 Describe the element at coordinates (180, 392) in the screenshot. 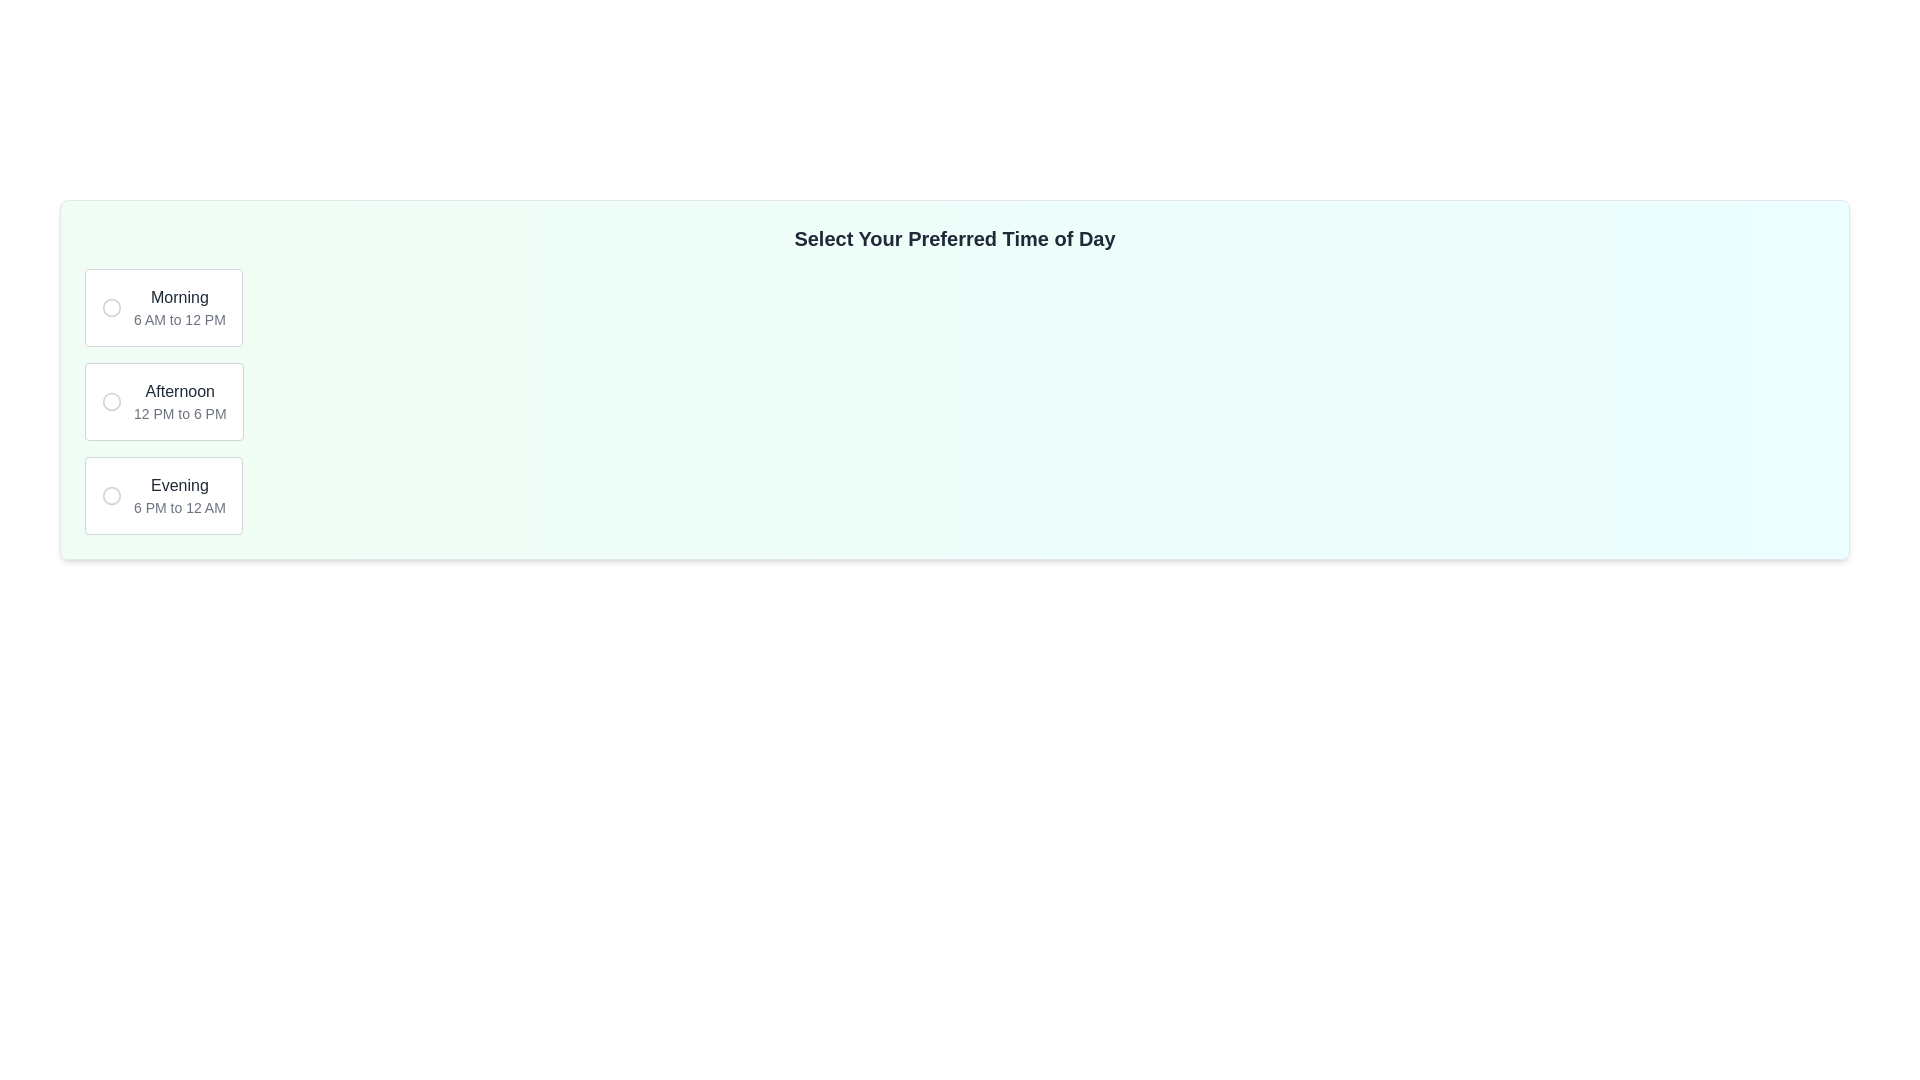

I see `the Static Text Label that serves as a title for the time range, located above '12 PM to 6 PM' in the vertical list of time period options` at that location.